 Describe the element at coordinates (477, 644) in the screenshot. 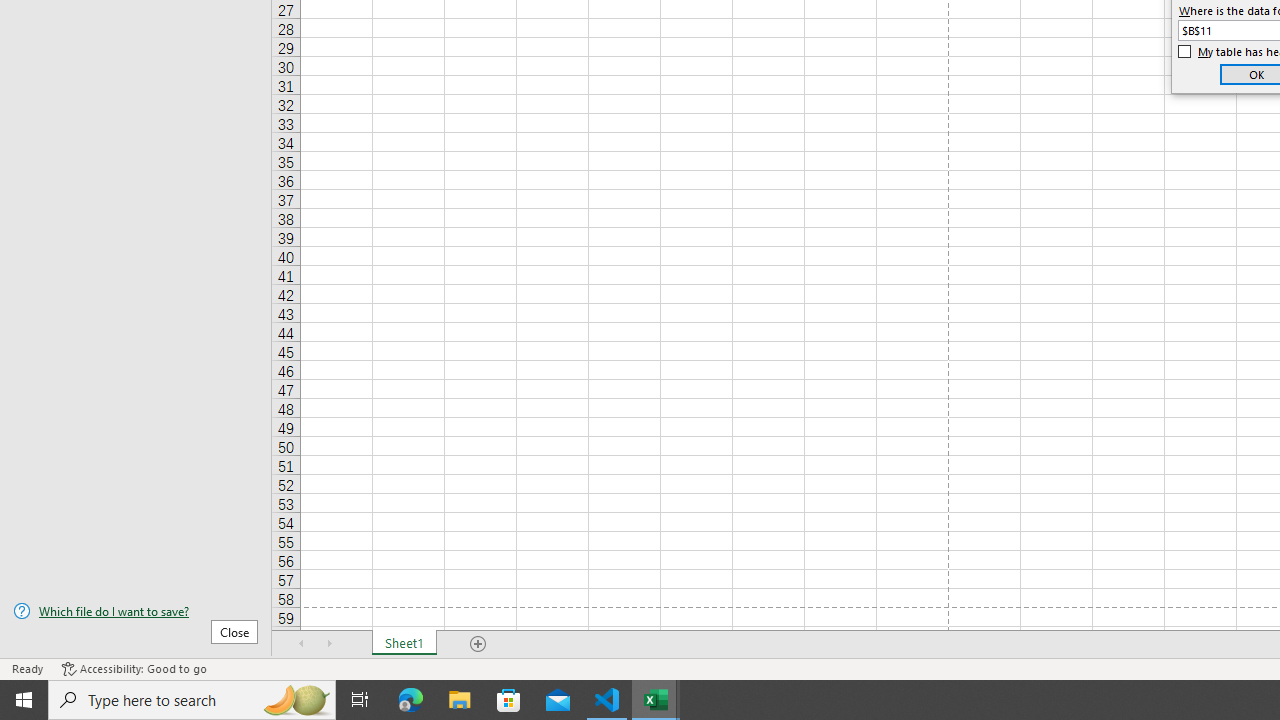

I see `'Add Sheet'` at that location.